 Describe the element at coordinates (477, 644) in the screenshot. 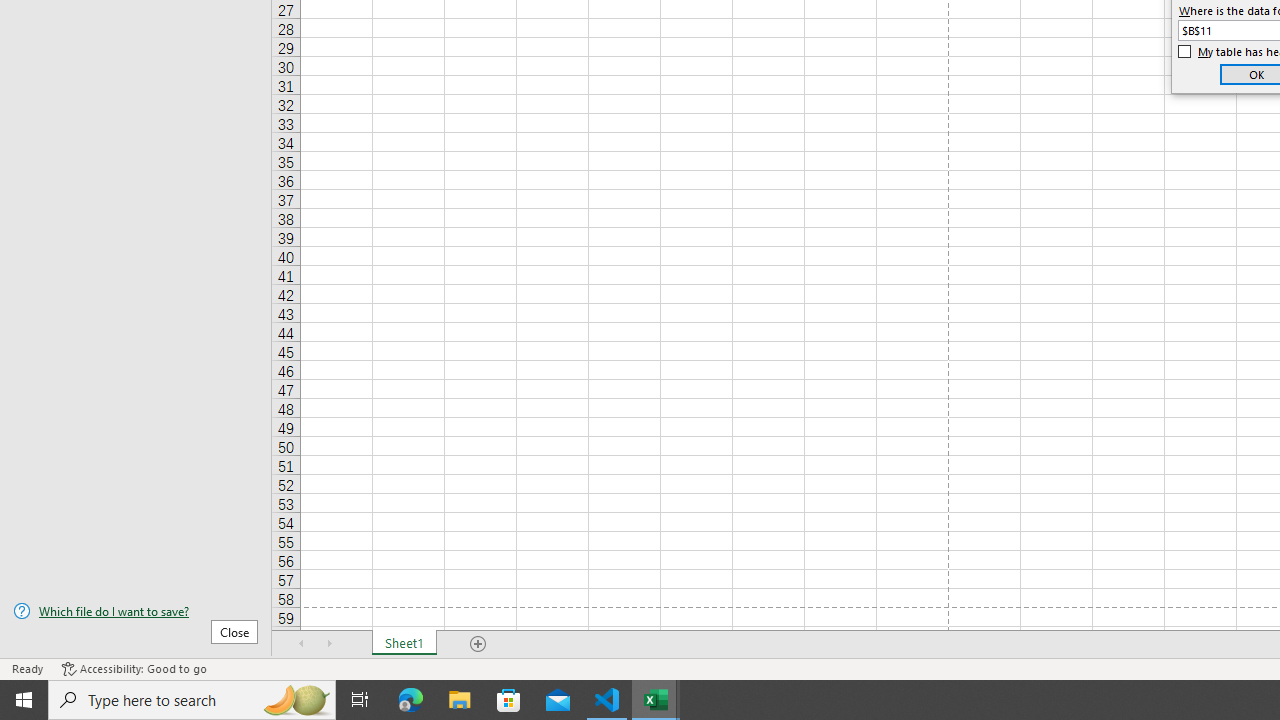

I see `'Add Sheet'` at that location.